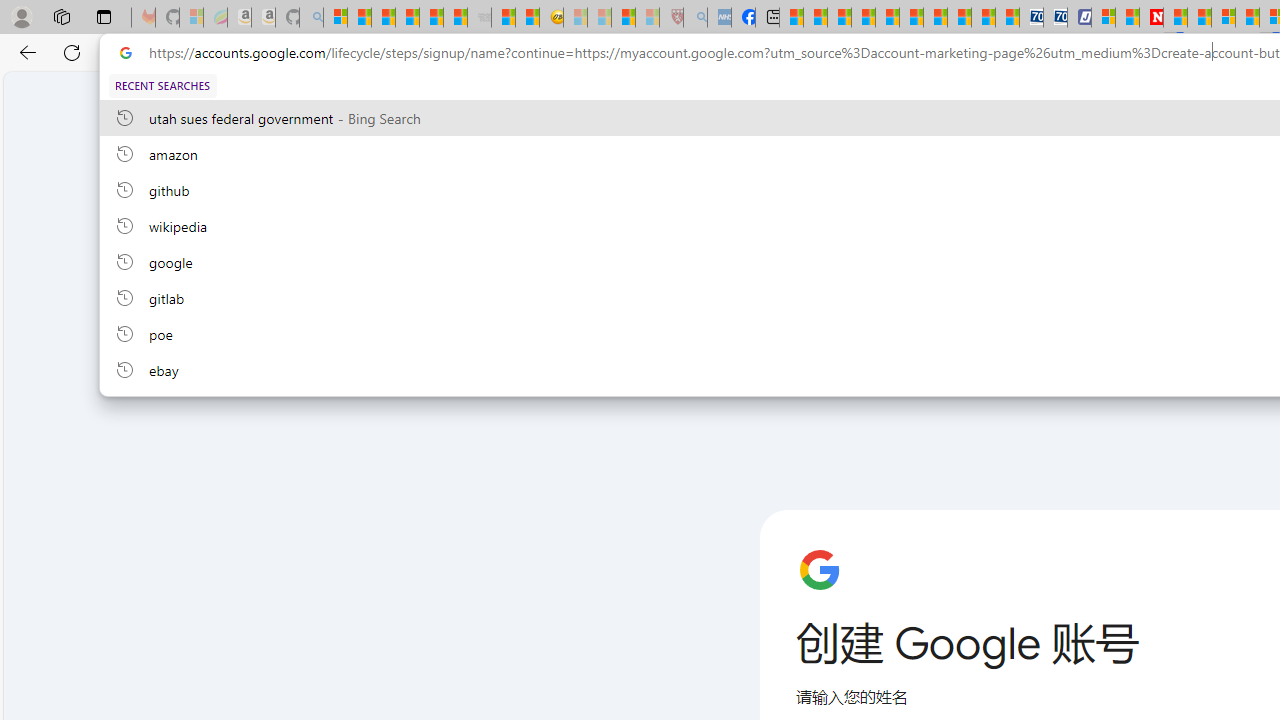 This screenshot has height=720, width=1280. Describe the element at coordinates (430, 17) in the screenshot. I see `'New Report Confirms 2023 Was Record Hot | Watch'` at that location.